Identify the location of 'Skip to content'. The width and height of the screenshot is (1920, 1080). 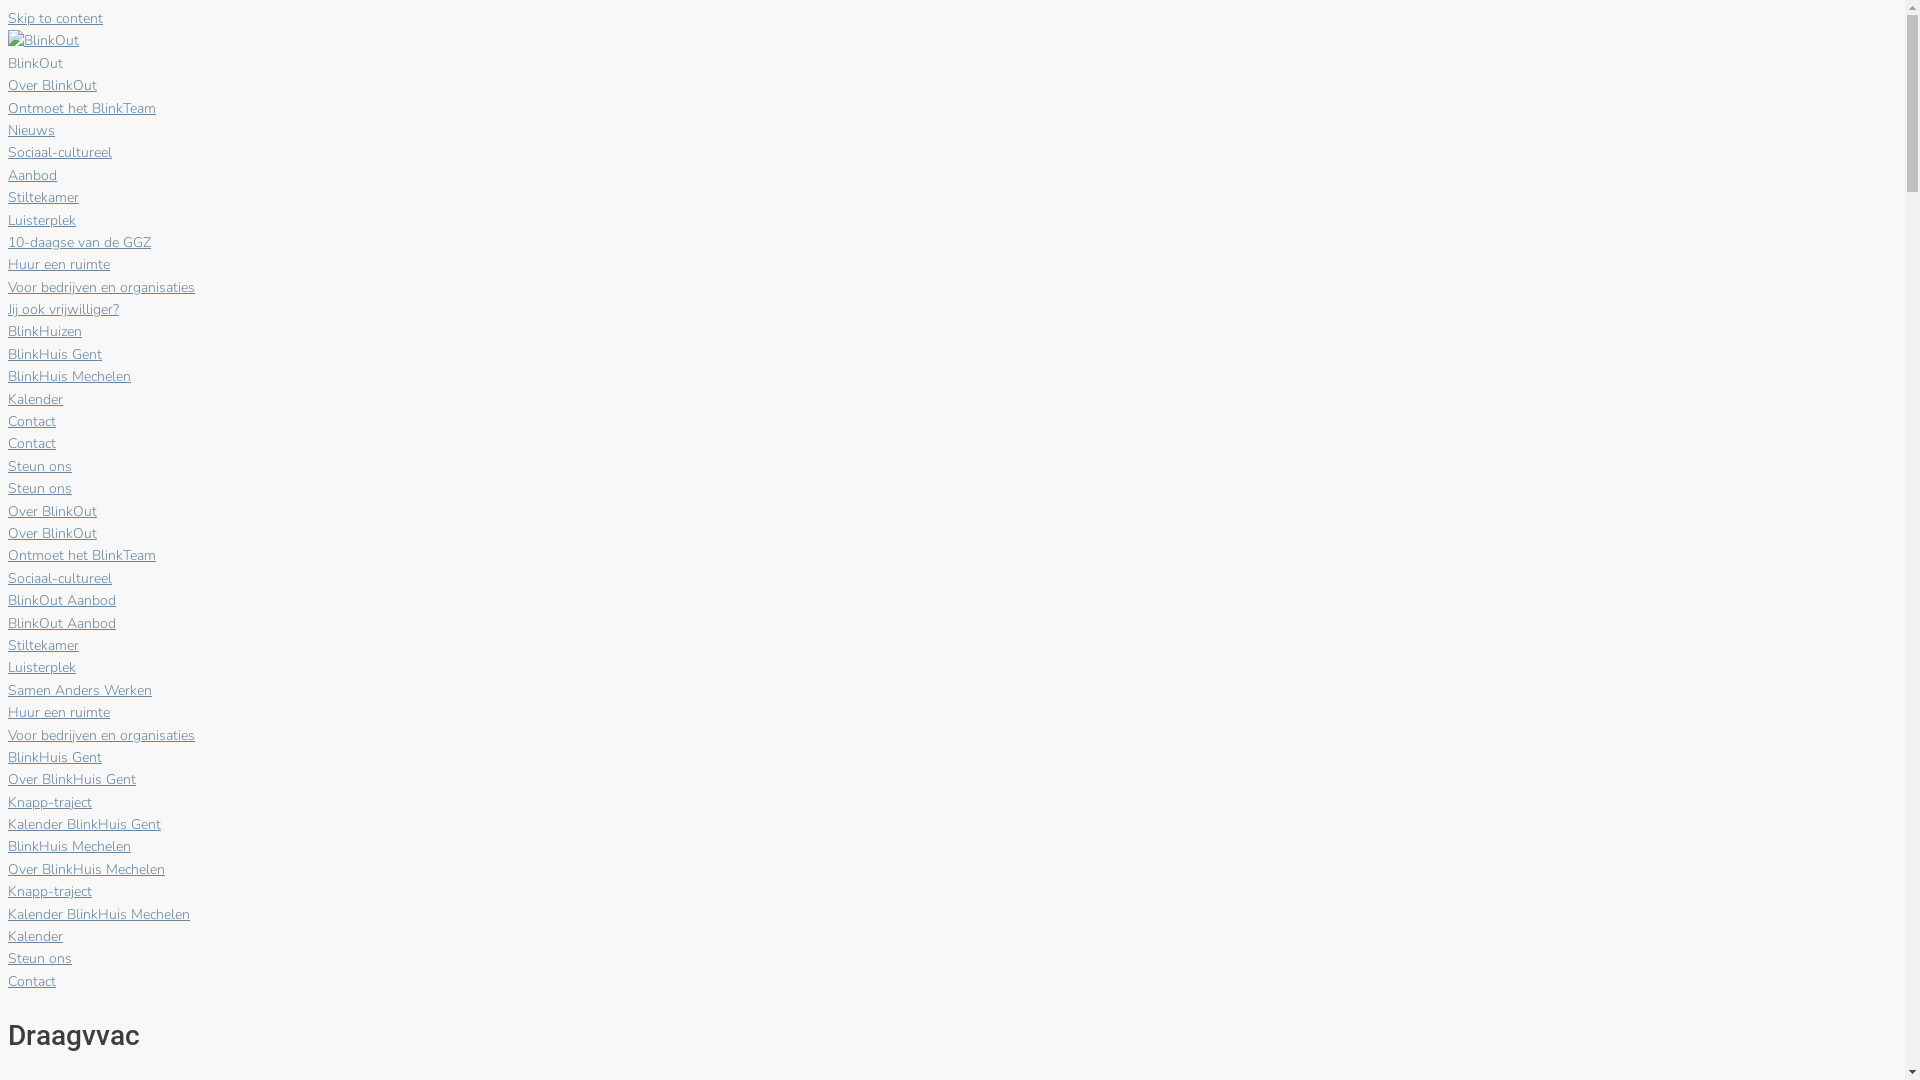
(55, 18).